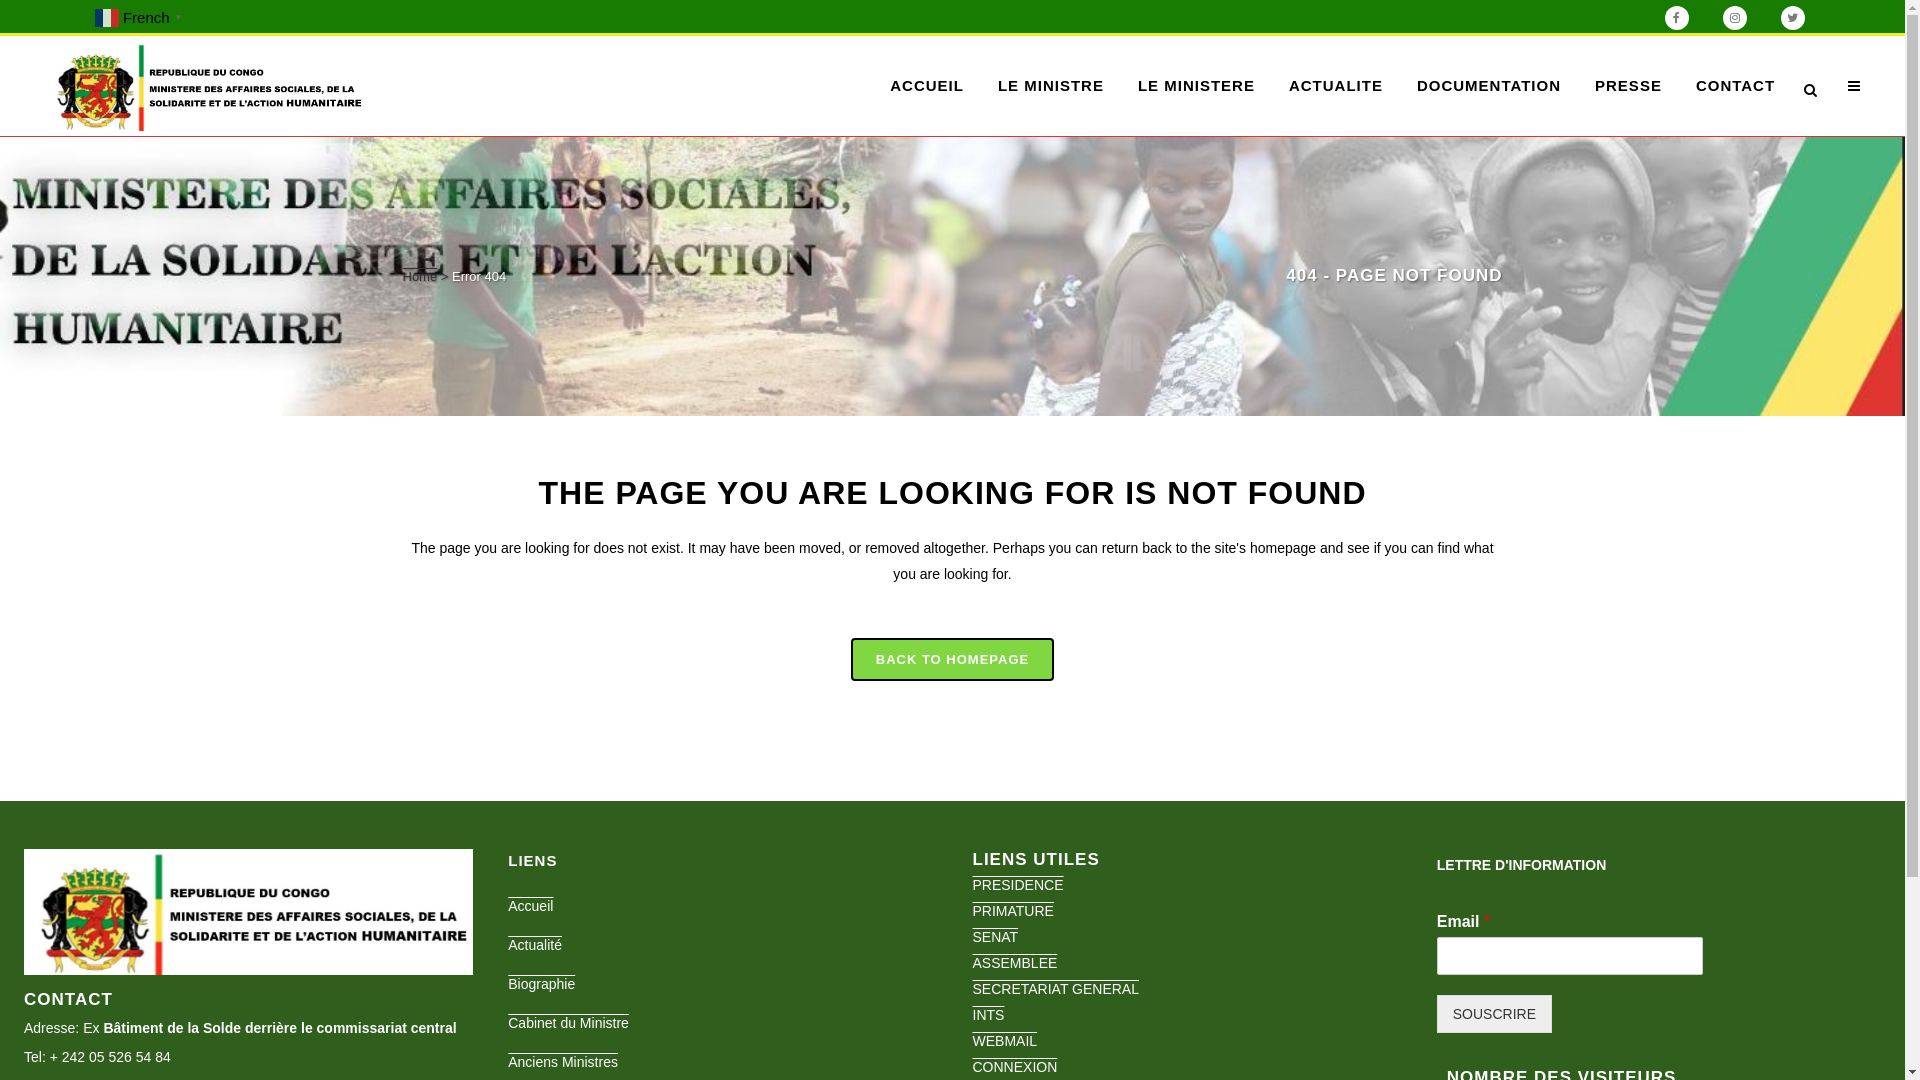 The height and width of the screenshot is (1080, 1920). What do you see at coordinates (1014, 1066) in the screenshot?
I see `'CONNEXION'` at bounding box center [1014, 1066].